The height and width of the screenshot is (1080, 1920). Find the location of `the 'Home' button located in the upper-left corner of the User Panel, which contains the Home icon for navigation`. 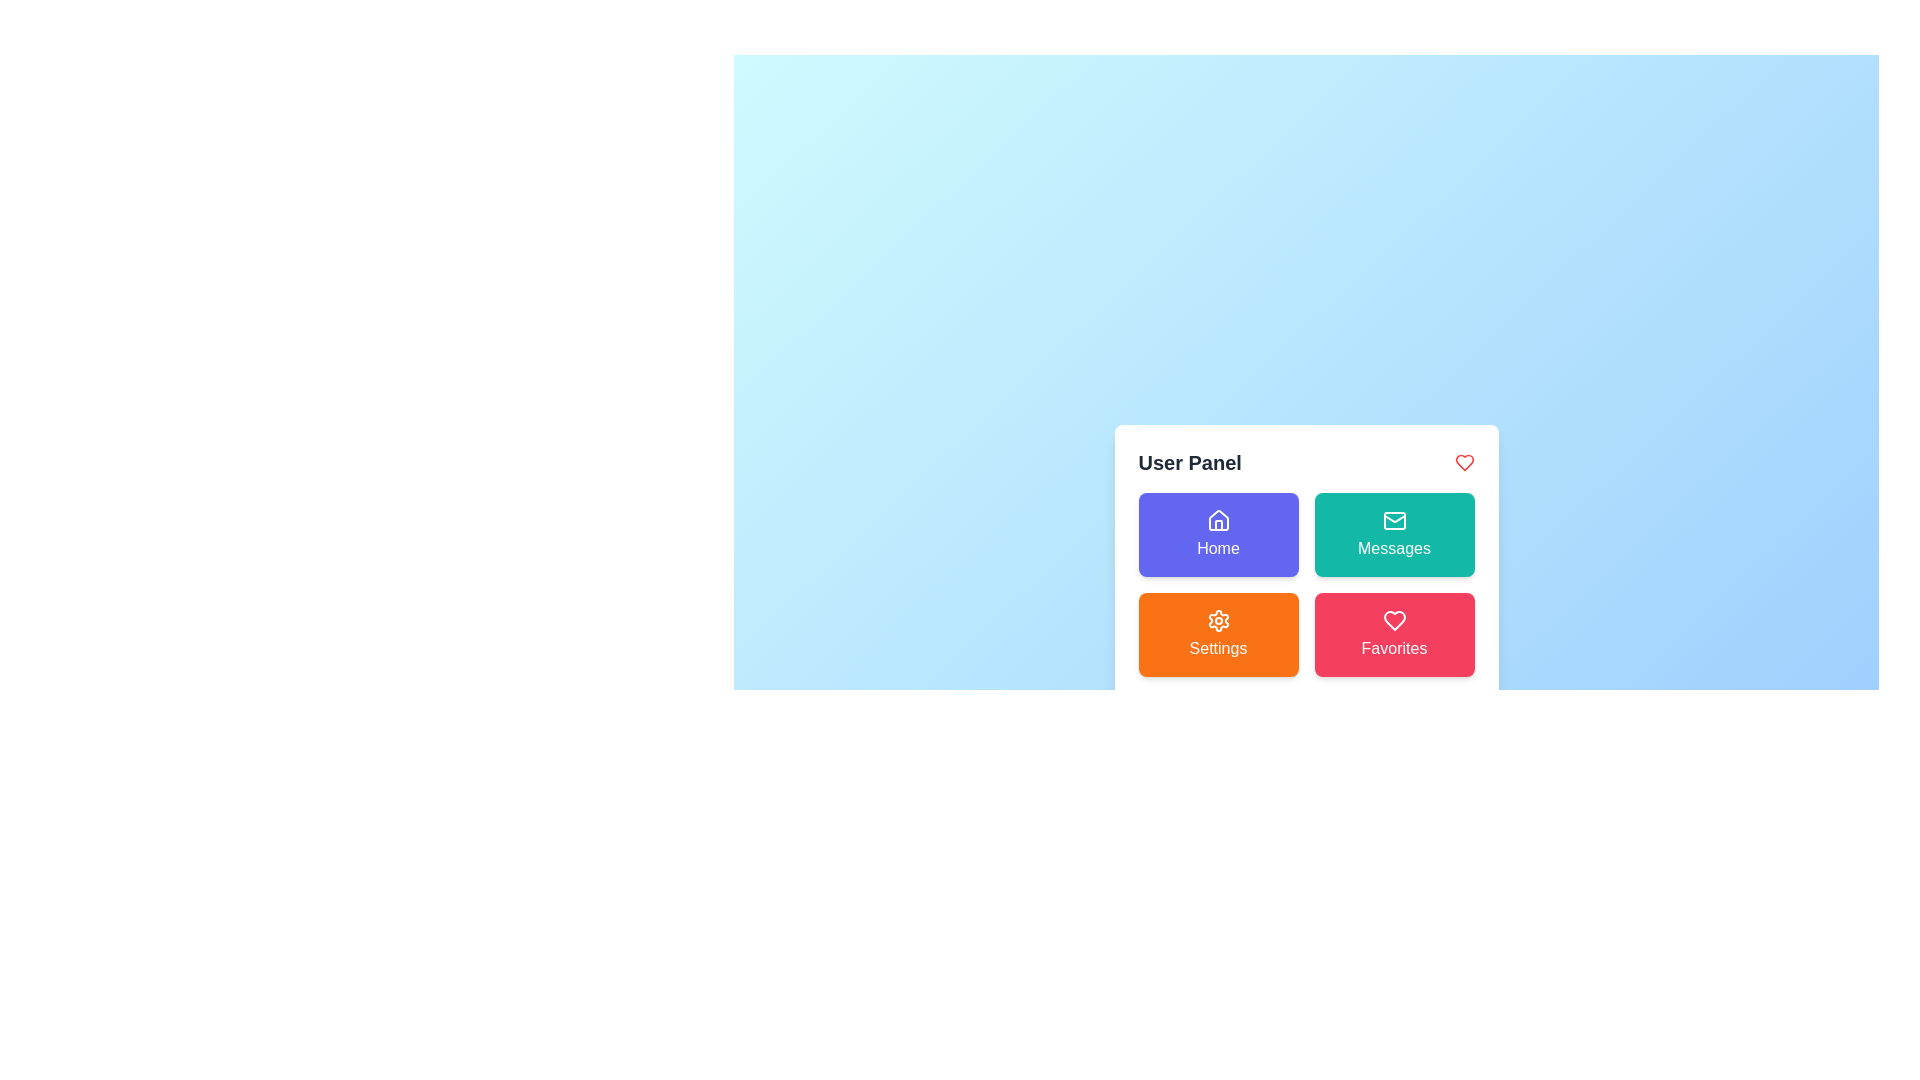

the 'Home' button located in the upper-left corner of the User Panel, which contains the Home icon for navigation is located at coordinates (1217, 519).